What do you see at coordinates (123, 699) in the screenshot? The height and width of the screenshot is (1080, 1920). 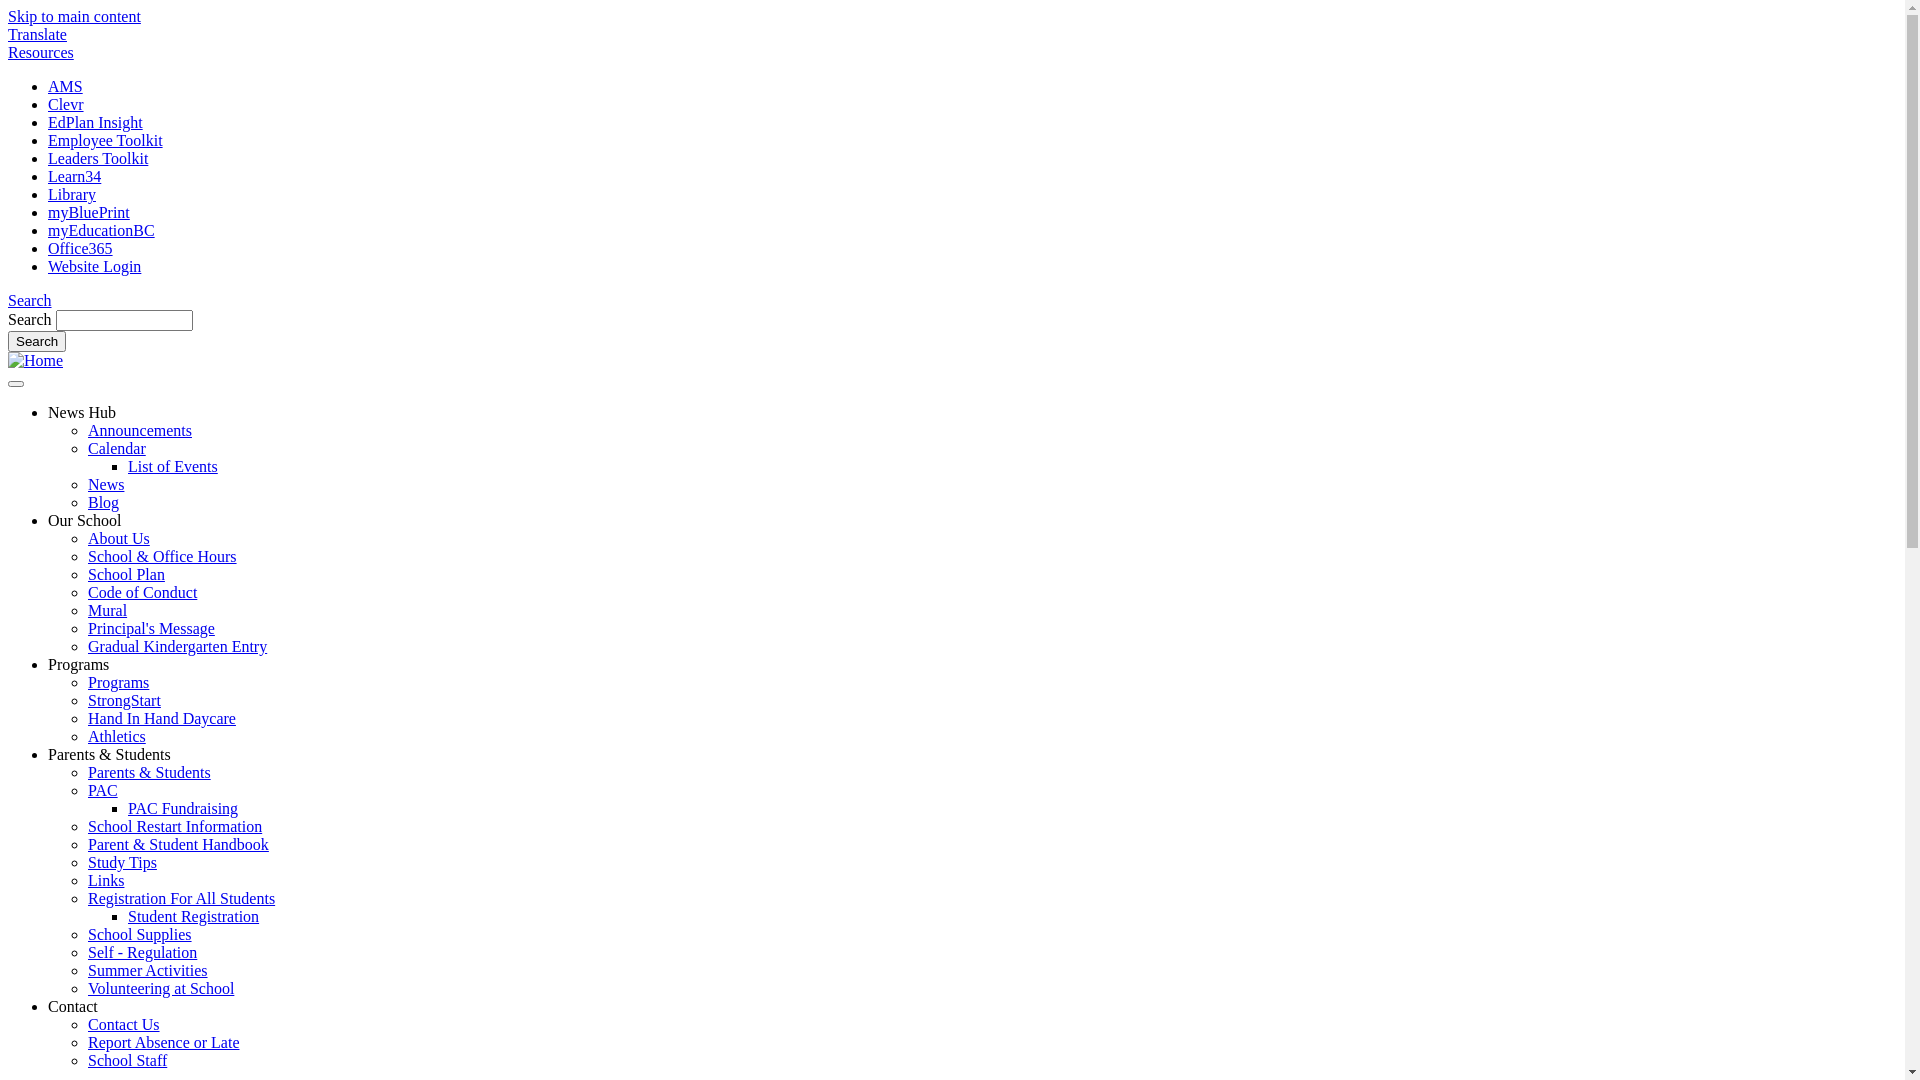 I see `'StrongStart'` at bounding box center [123, 699].